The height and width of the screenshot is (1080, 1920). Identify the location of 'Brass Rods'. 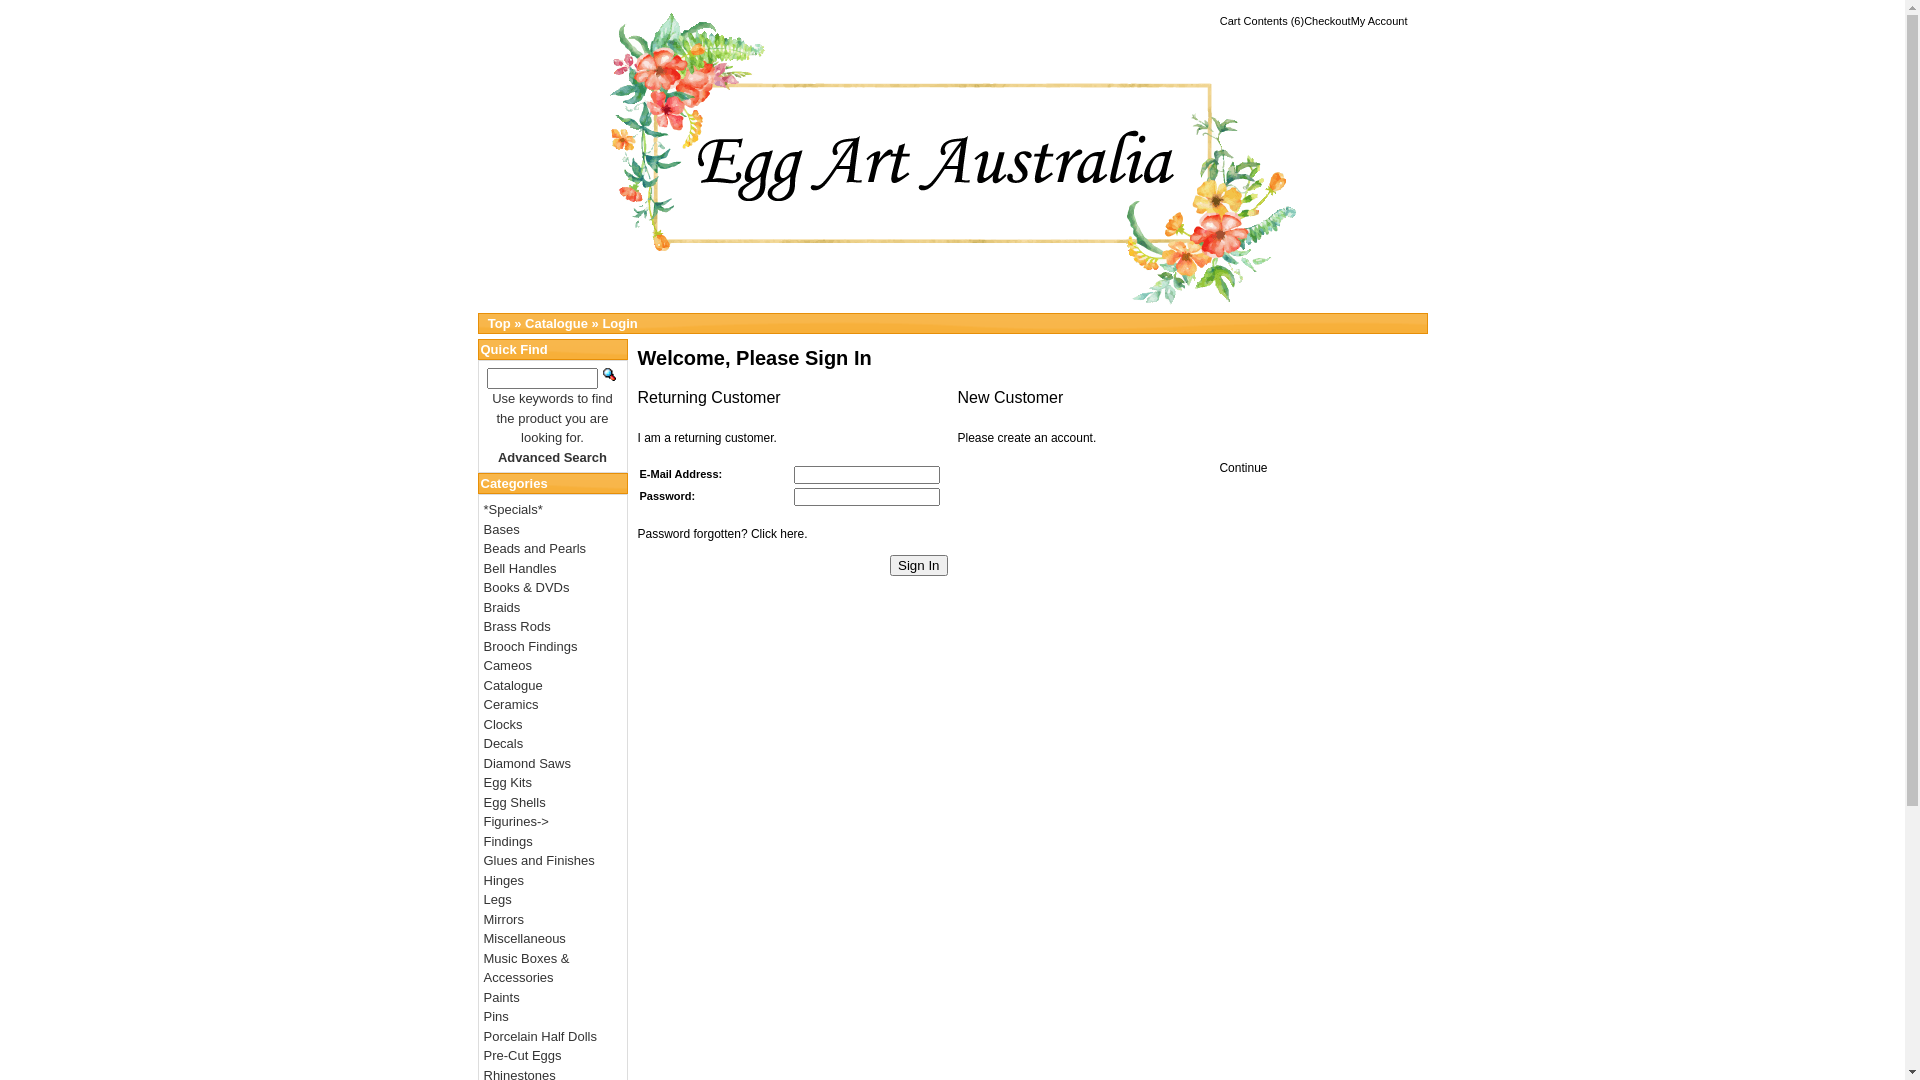
(517, 625).